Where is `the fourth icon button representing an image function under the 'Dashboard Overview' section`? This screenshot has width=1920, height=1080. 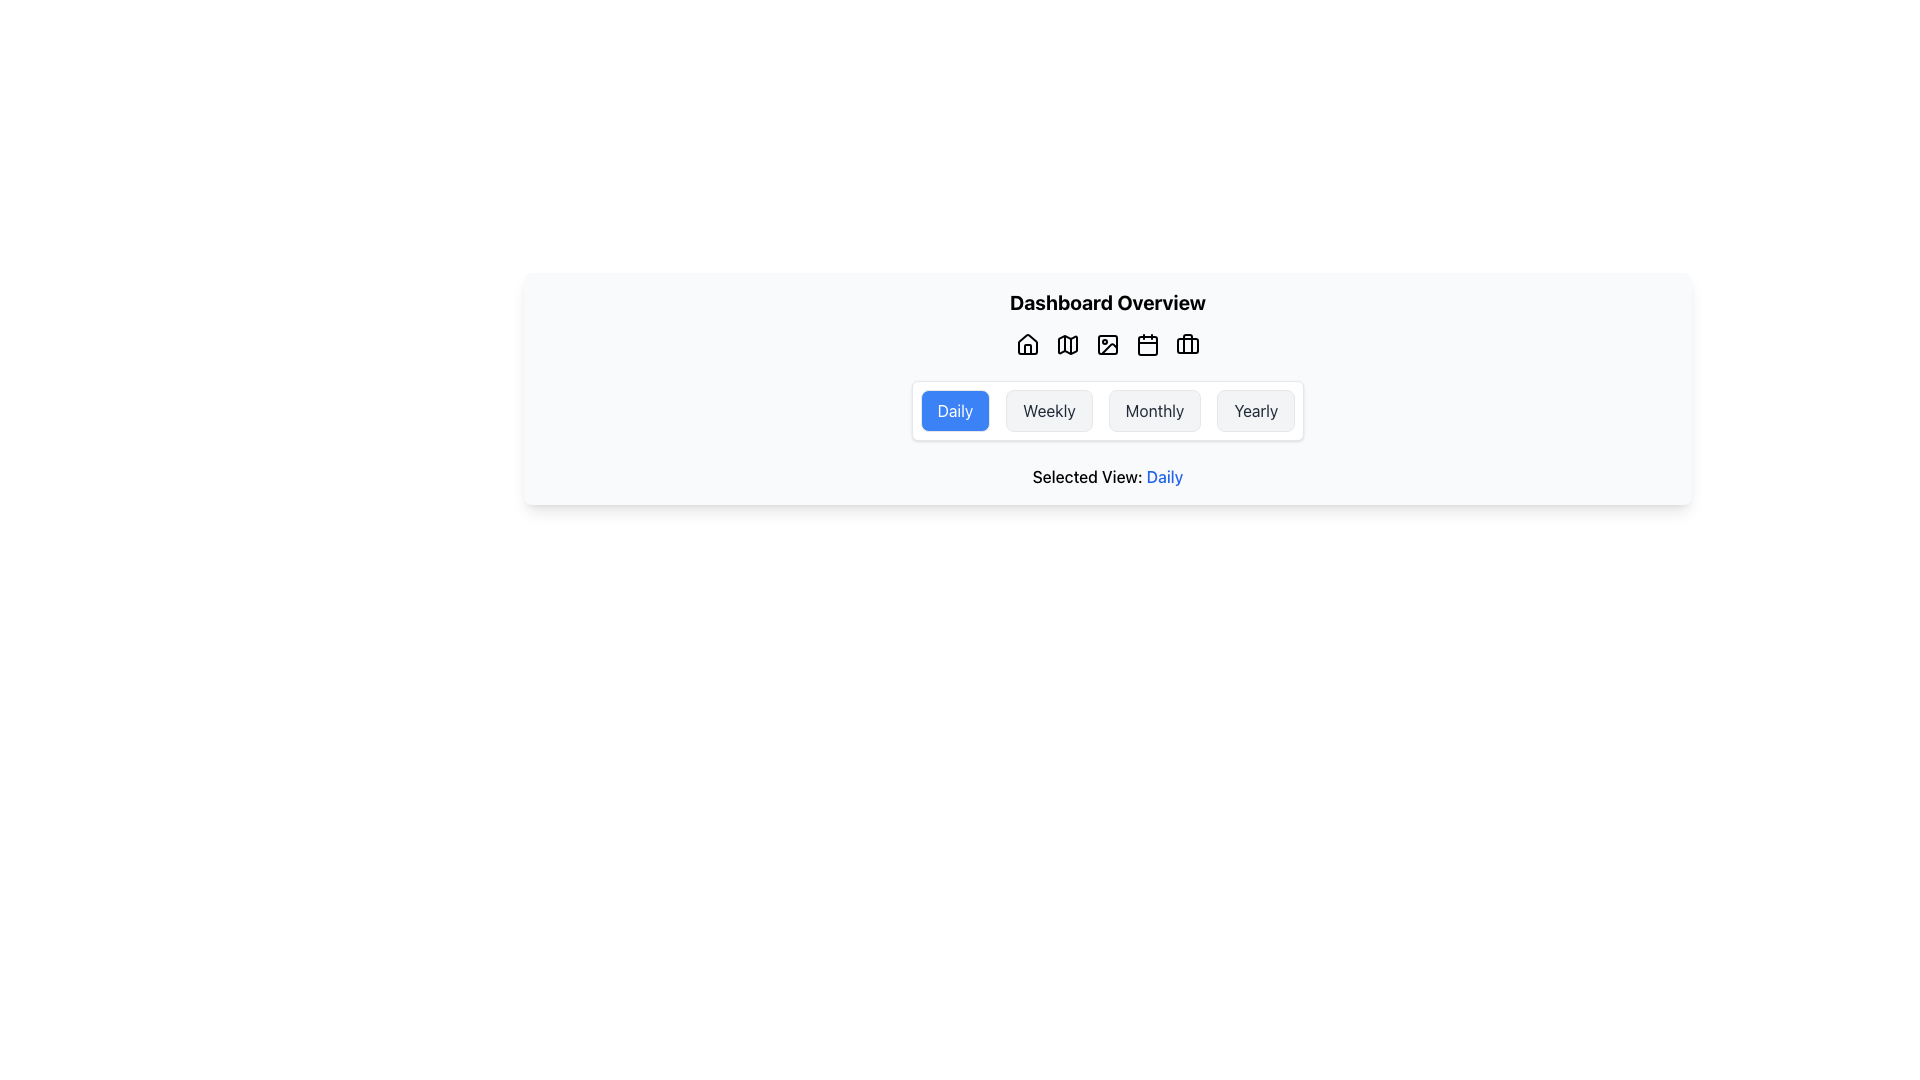 the fourth icon button representing an image function under the 'Dashboard Overview' section is located at coordinates (1107, 343).